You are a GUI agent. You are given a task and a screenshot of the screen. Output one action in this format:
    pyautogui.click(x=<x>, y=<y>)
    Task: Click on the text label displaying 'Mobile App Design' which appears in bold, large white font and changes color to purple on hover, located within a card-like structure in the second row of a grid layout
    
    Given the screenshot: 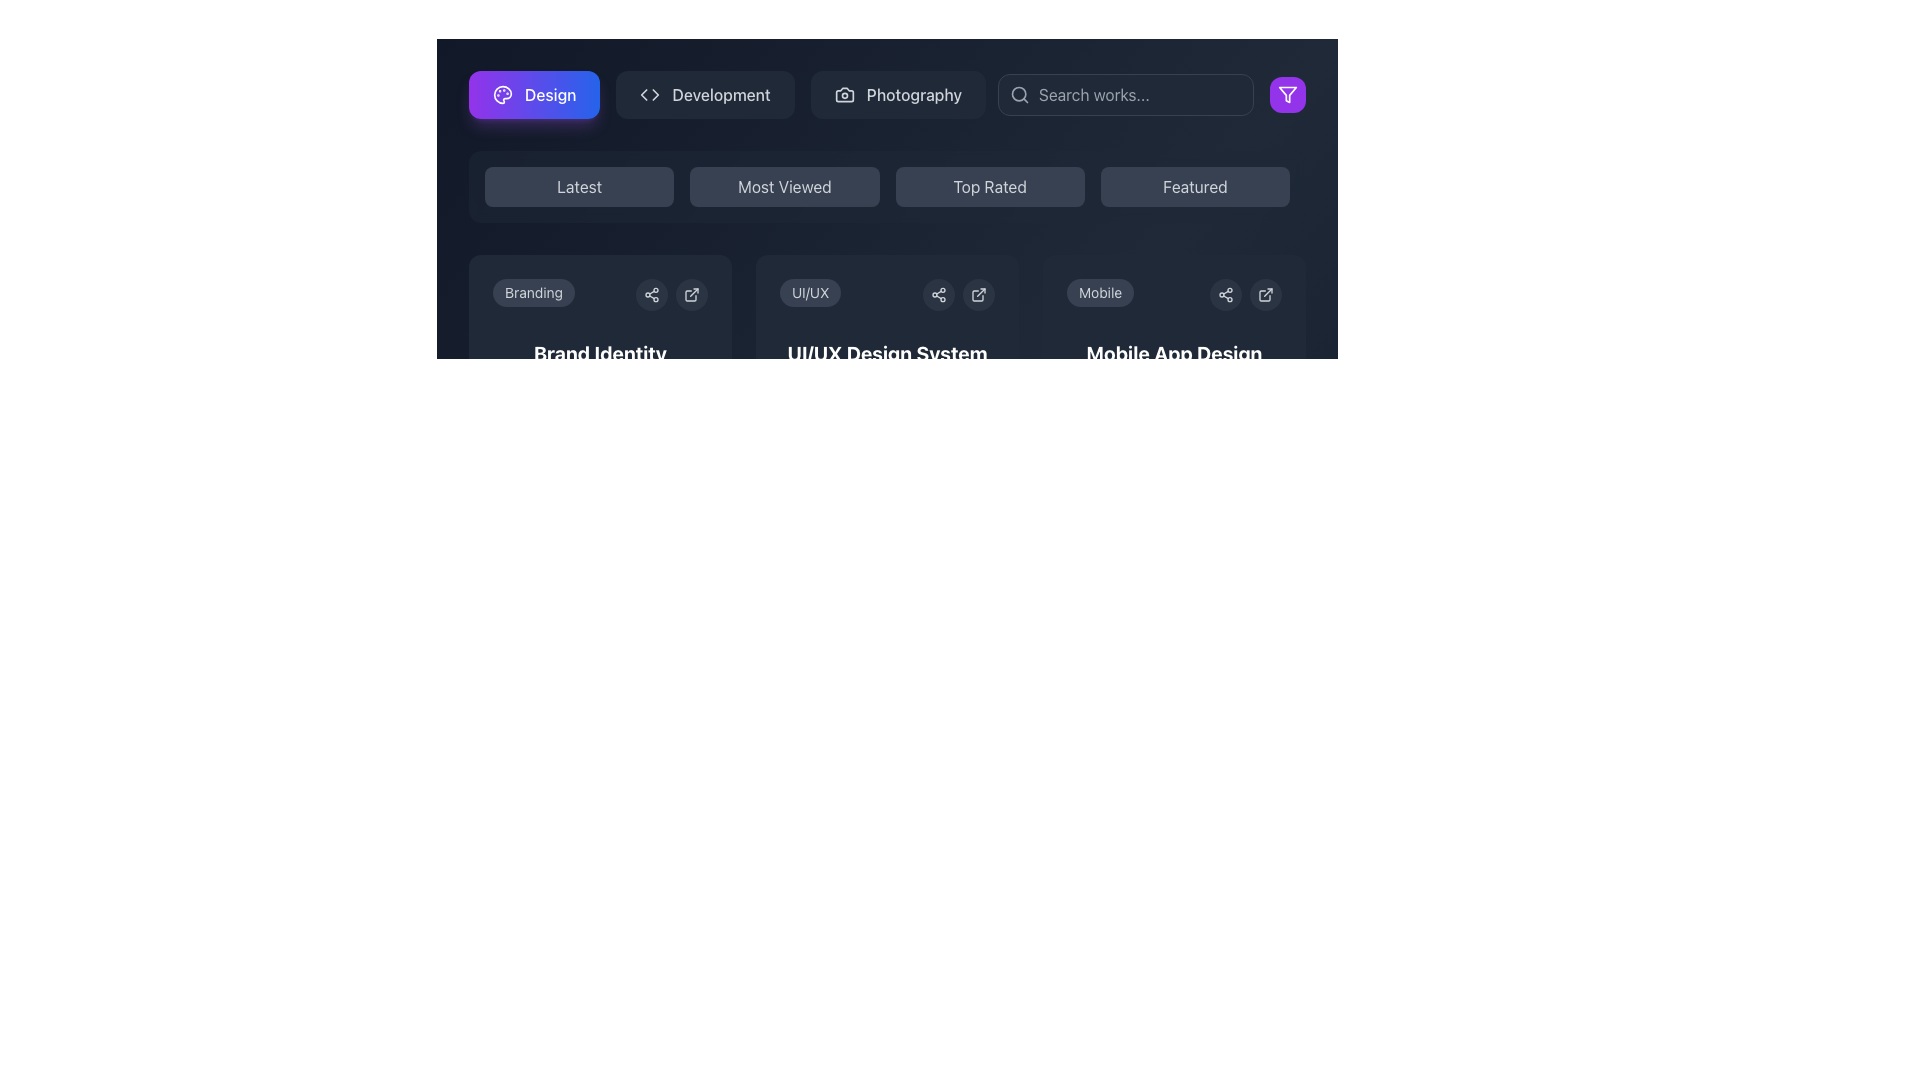 What is the action you would take?
    pyautogui.click(x=1174, y=353)
    